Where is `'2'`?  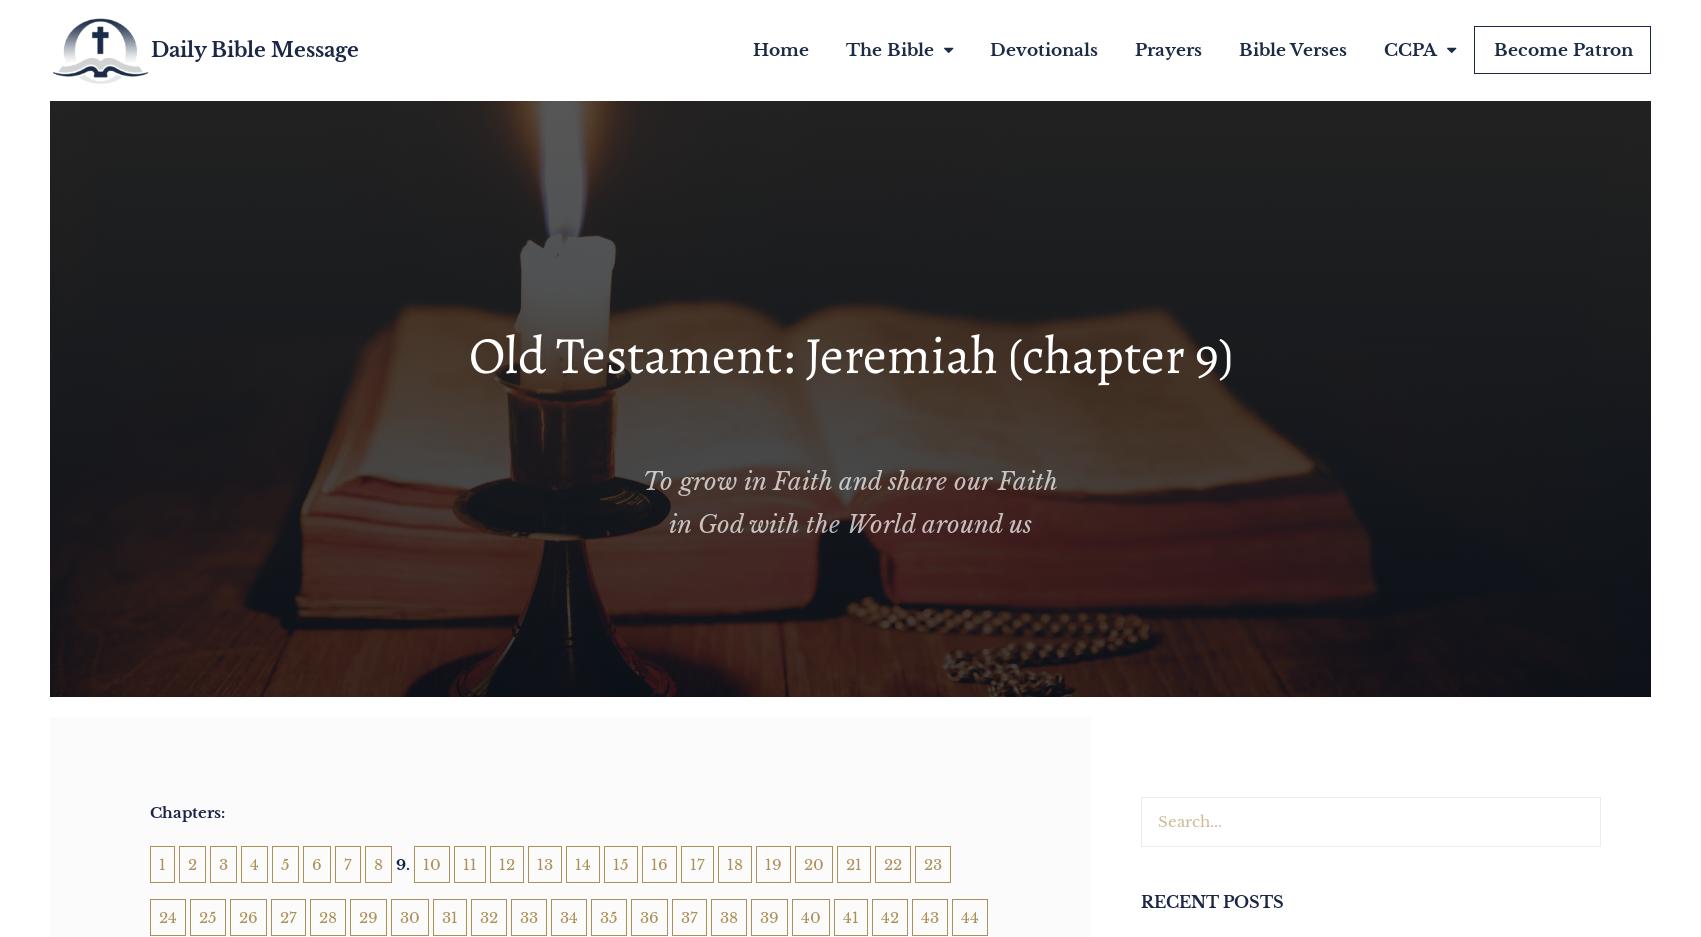
'2' is located at coordinates (191, 864).